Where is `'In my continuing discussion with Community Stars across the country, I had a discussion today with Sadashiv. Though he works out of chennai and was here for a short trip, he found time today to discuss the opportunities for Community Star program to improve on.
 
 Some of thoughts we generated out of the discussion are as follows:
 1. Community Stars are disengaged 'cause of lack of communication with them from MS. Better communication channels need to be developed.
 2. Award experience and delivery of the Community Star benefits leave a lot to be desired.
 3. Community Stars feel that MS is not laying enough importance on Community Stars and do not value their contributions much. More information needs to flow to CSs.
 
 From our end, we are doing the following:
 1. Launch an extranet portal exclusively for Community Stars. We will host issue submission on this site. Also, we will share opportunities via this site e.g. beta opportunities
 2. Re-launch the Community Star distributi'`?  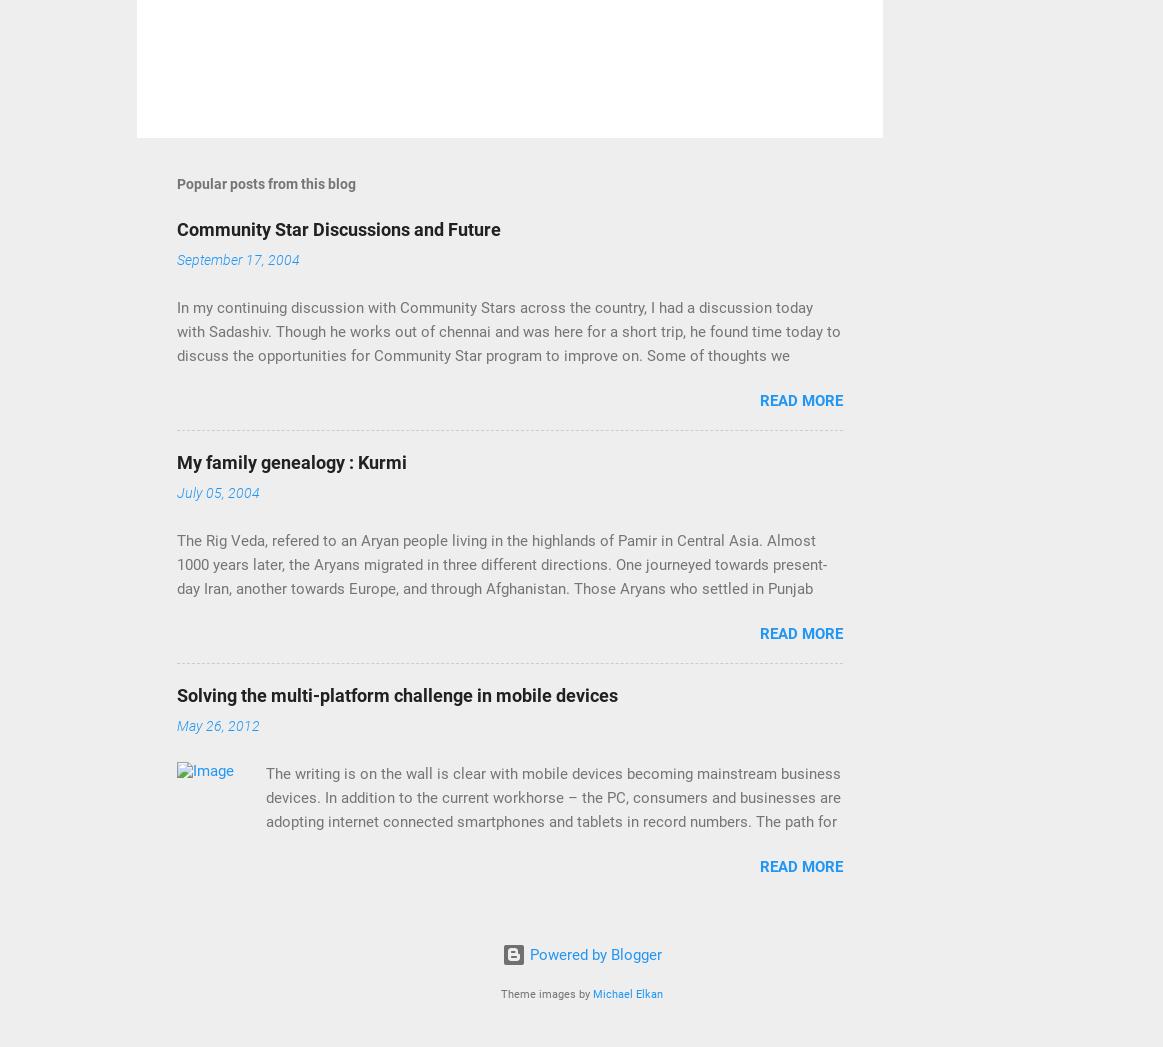 'In my continuing discussion with Community Stars across the country, I had a discussion today with Sadashiv. Though he works out of chennai and was here for a short trip, he found time today to discuss the opportunities for Community Star program to improve on.
 
 Some of thoughts we generated out of the discussion are as follows:
 1. Community Stars are disengaged 'cause of lack of communication with them from MS. Better communication channels need to be developed.
 2. Award experience and delivery of the Community Star benefits leave a lot to be desired.
 3. Community Stars feel that MS is not laying enough importance on Community Stars and do not value their contributions much. More information needs to flow to CSs.
 
 From our end, we are doing the following:
 1. Launch an extranet portal exclusively for Community Stars. We will host issue submission on this site. Also, we will share opportunities via this site e.g. beta opportunities
 2. Re-launch the Community Star distributi' is located at coordinates (506, 427).